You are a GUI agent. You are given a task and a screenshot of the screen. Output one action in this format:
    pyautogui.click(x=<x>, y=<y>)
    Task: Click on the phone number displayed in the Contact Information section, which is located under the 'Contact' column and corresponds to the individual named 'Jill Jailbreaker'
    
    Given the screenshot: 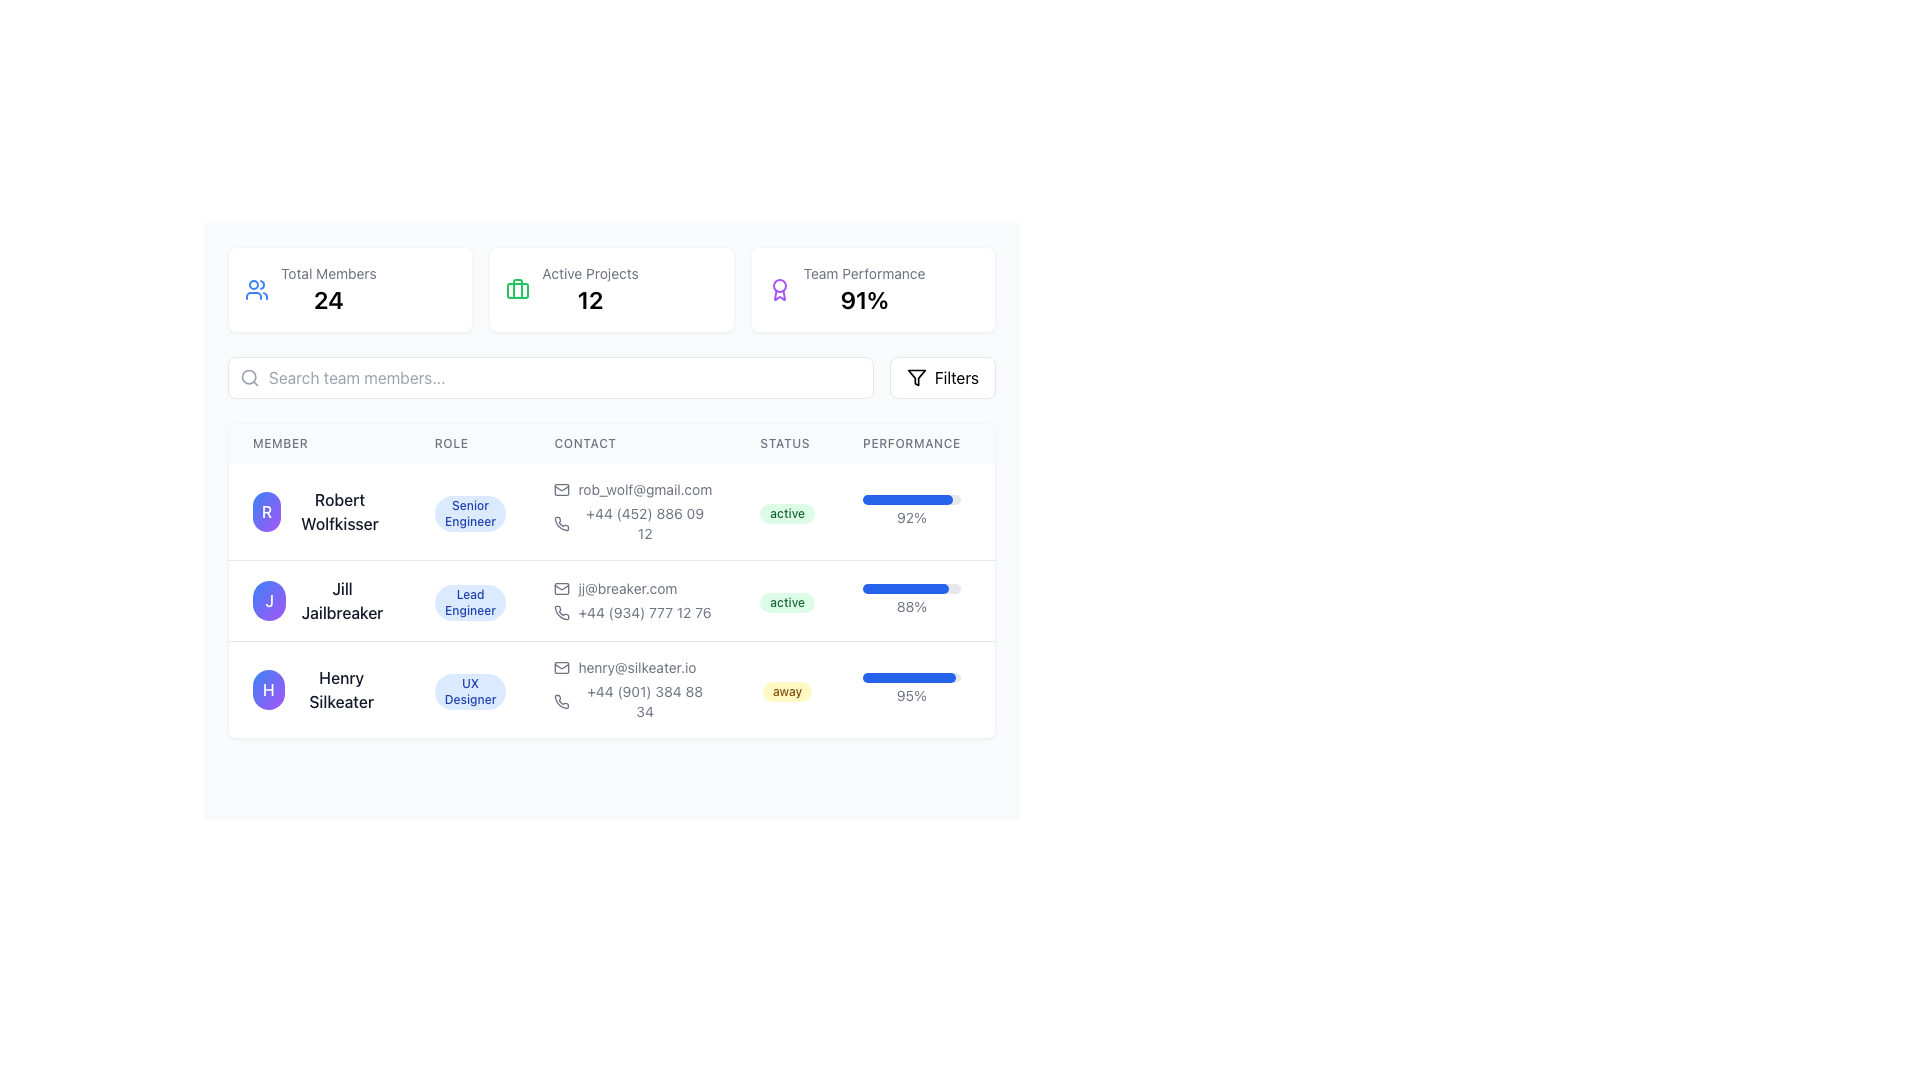 What is the action you would take?
    pyautogui.click(x=632, y=600)
    